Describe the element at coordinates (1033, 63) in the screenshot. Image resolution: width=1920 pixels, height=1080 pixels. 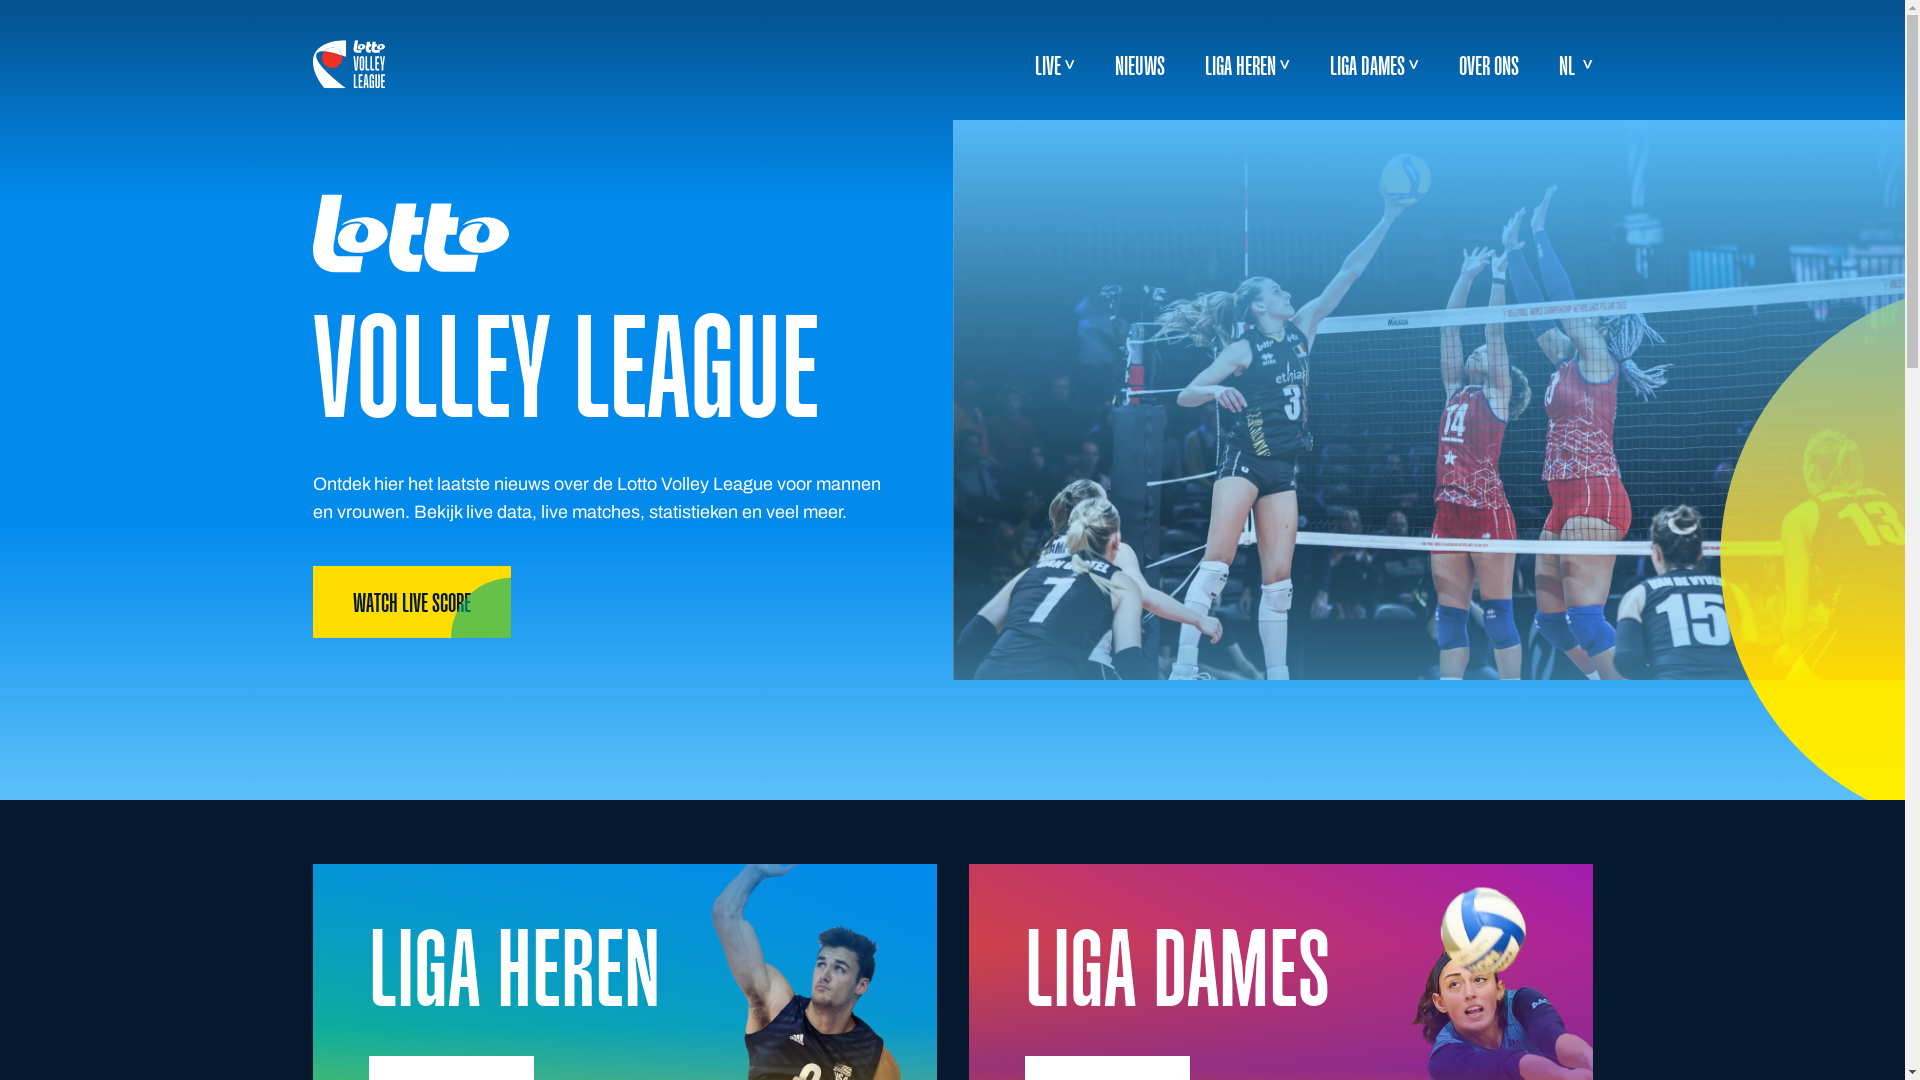
I see `'LIVE'` at that location.